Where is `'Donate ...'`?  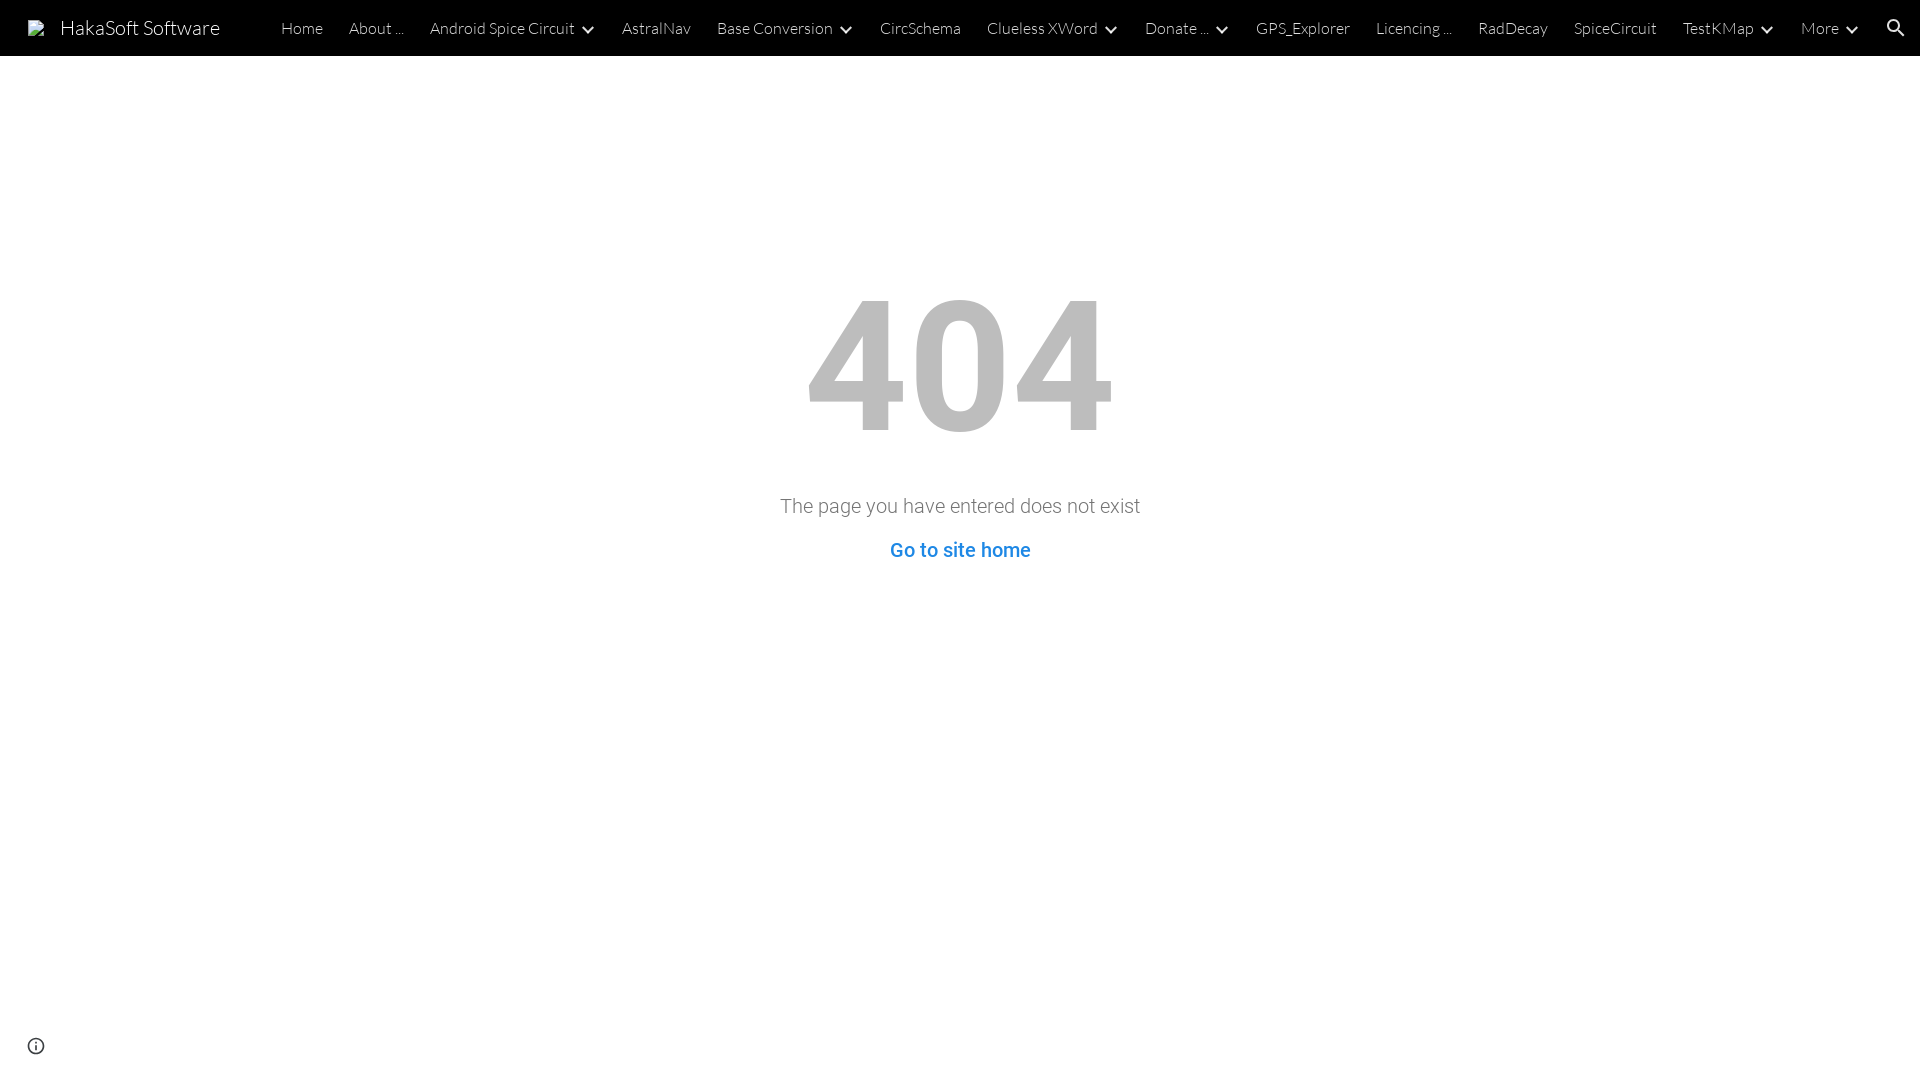
'Donate ...' is located at coordinates (1176, 27).